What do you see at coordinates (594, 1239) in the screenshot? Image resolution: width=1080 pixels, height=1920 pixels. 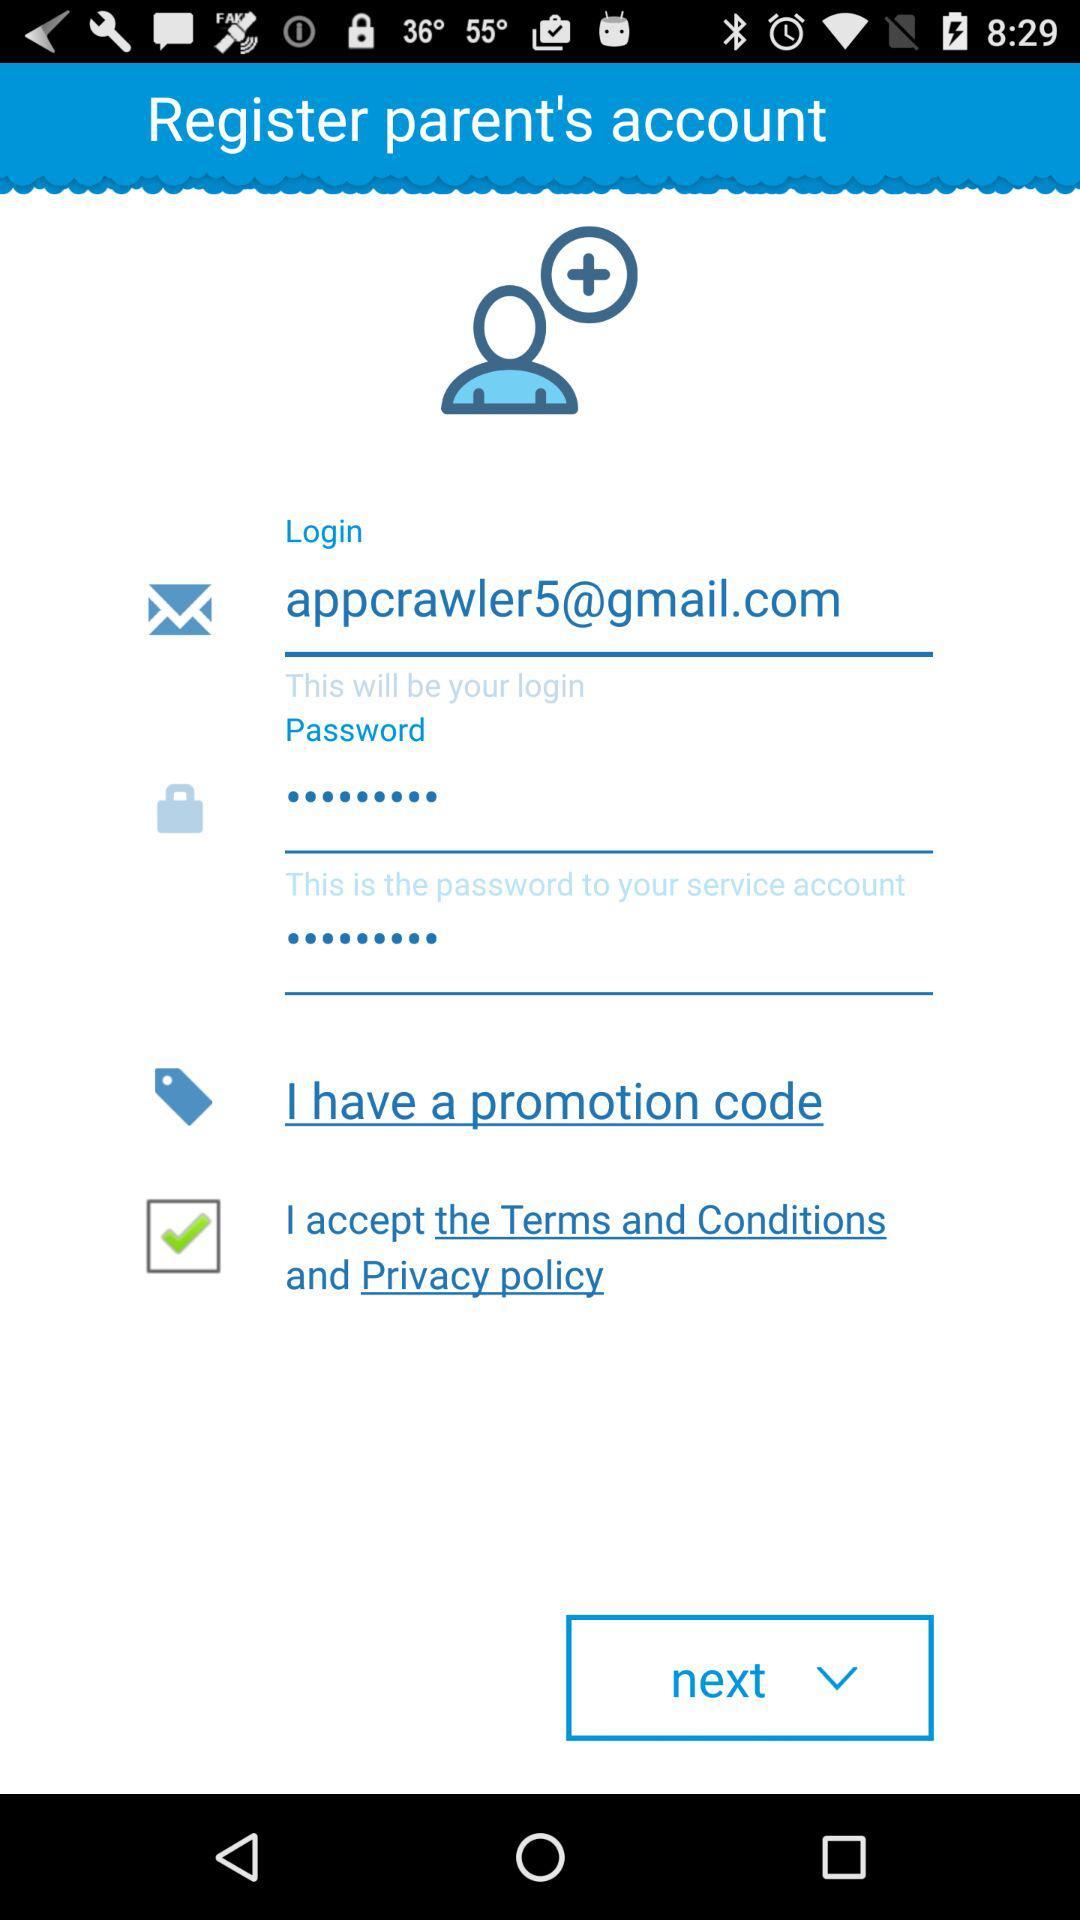 I see `button above the next item` at bounding box center [594, 1239].